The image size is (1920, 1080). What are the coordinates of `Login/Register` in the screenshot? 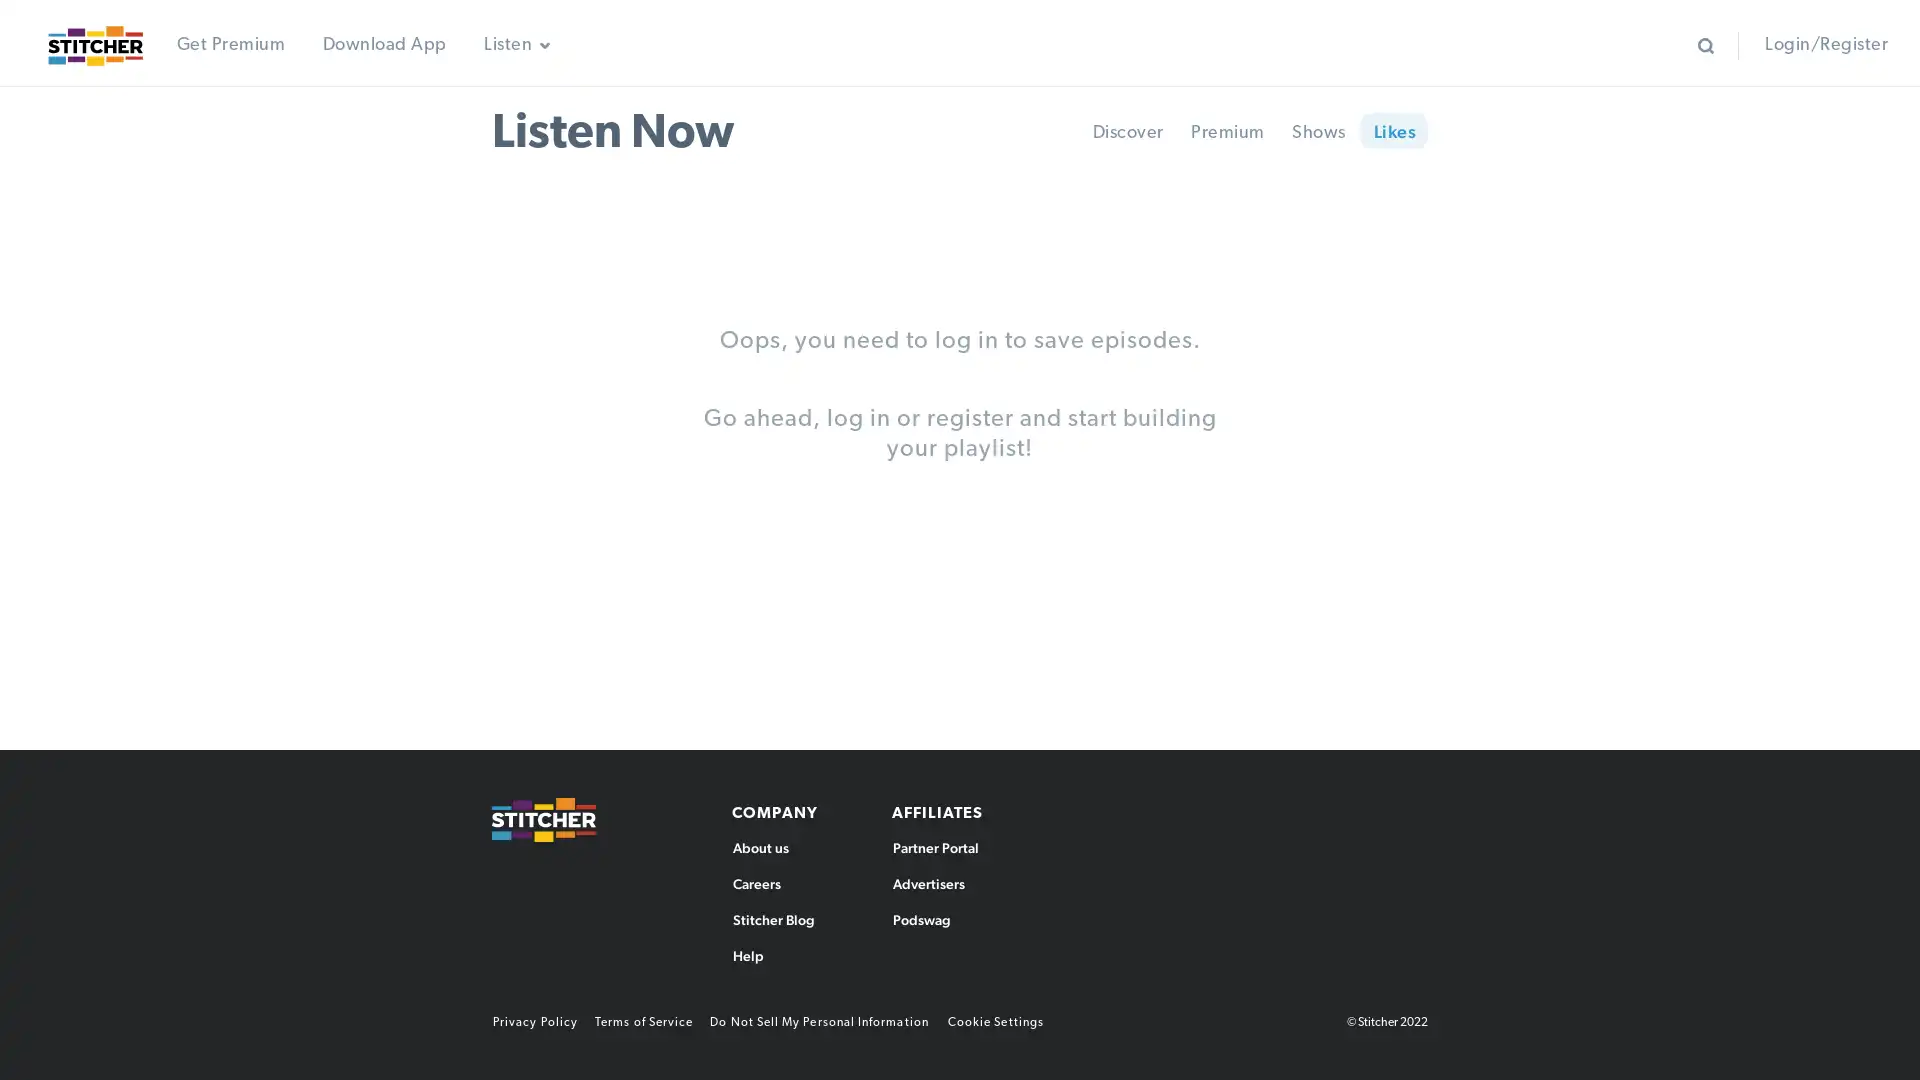 It's located at (1825, 45).